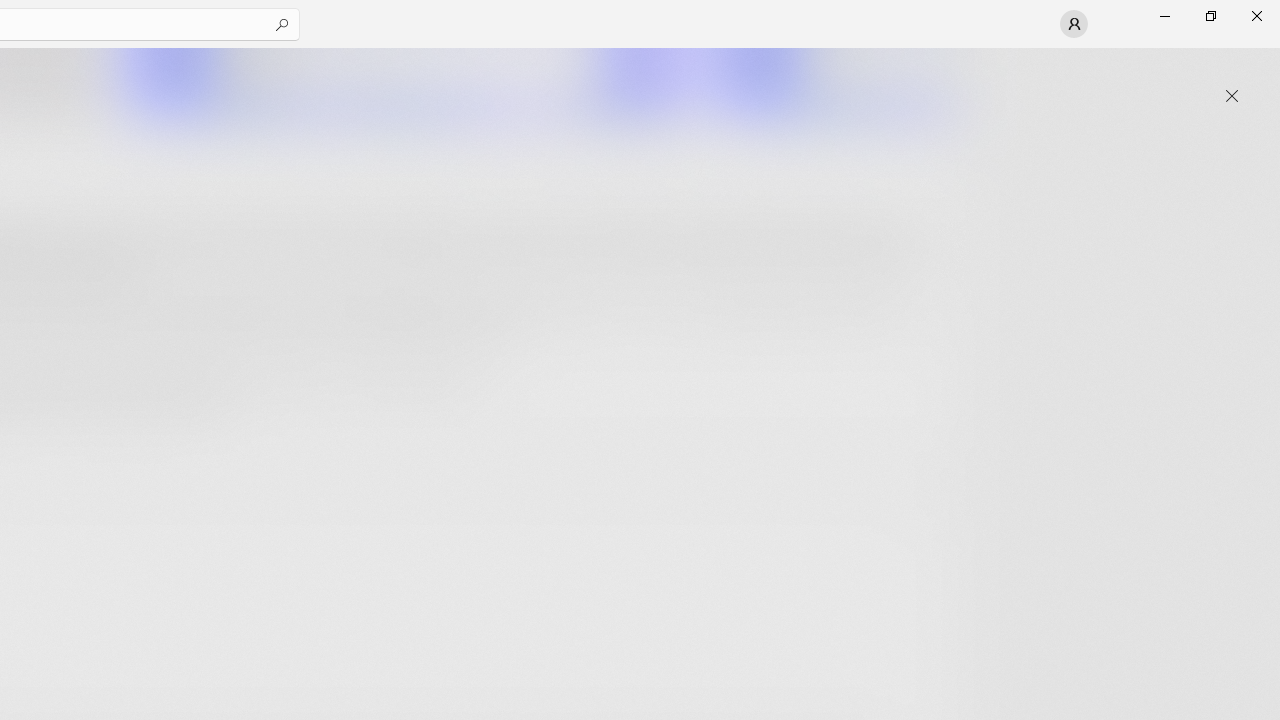  What do you see at coordinates (1231, 96) in the screenshot?
I see `'close popup window'` at bounding box center [1231, 96].